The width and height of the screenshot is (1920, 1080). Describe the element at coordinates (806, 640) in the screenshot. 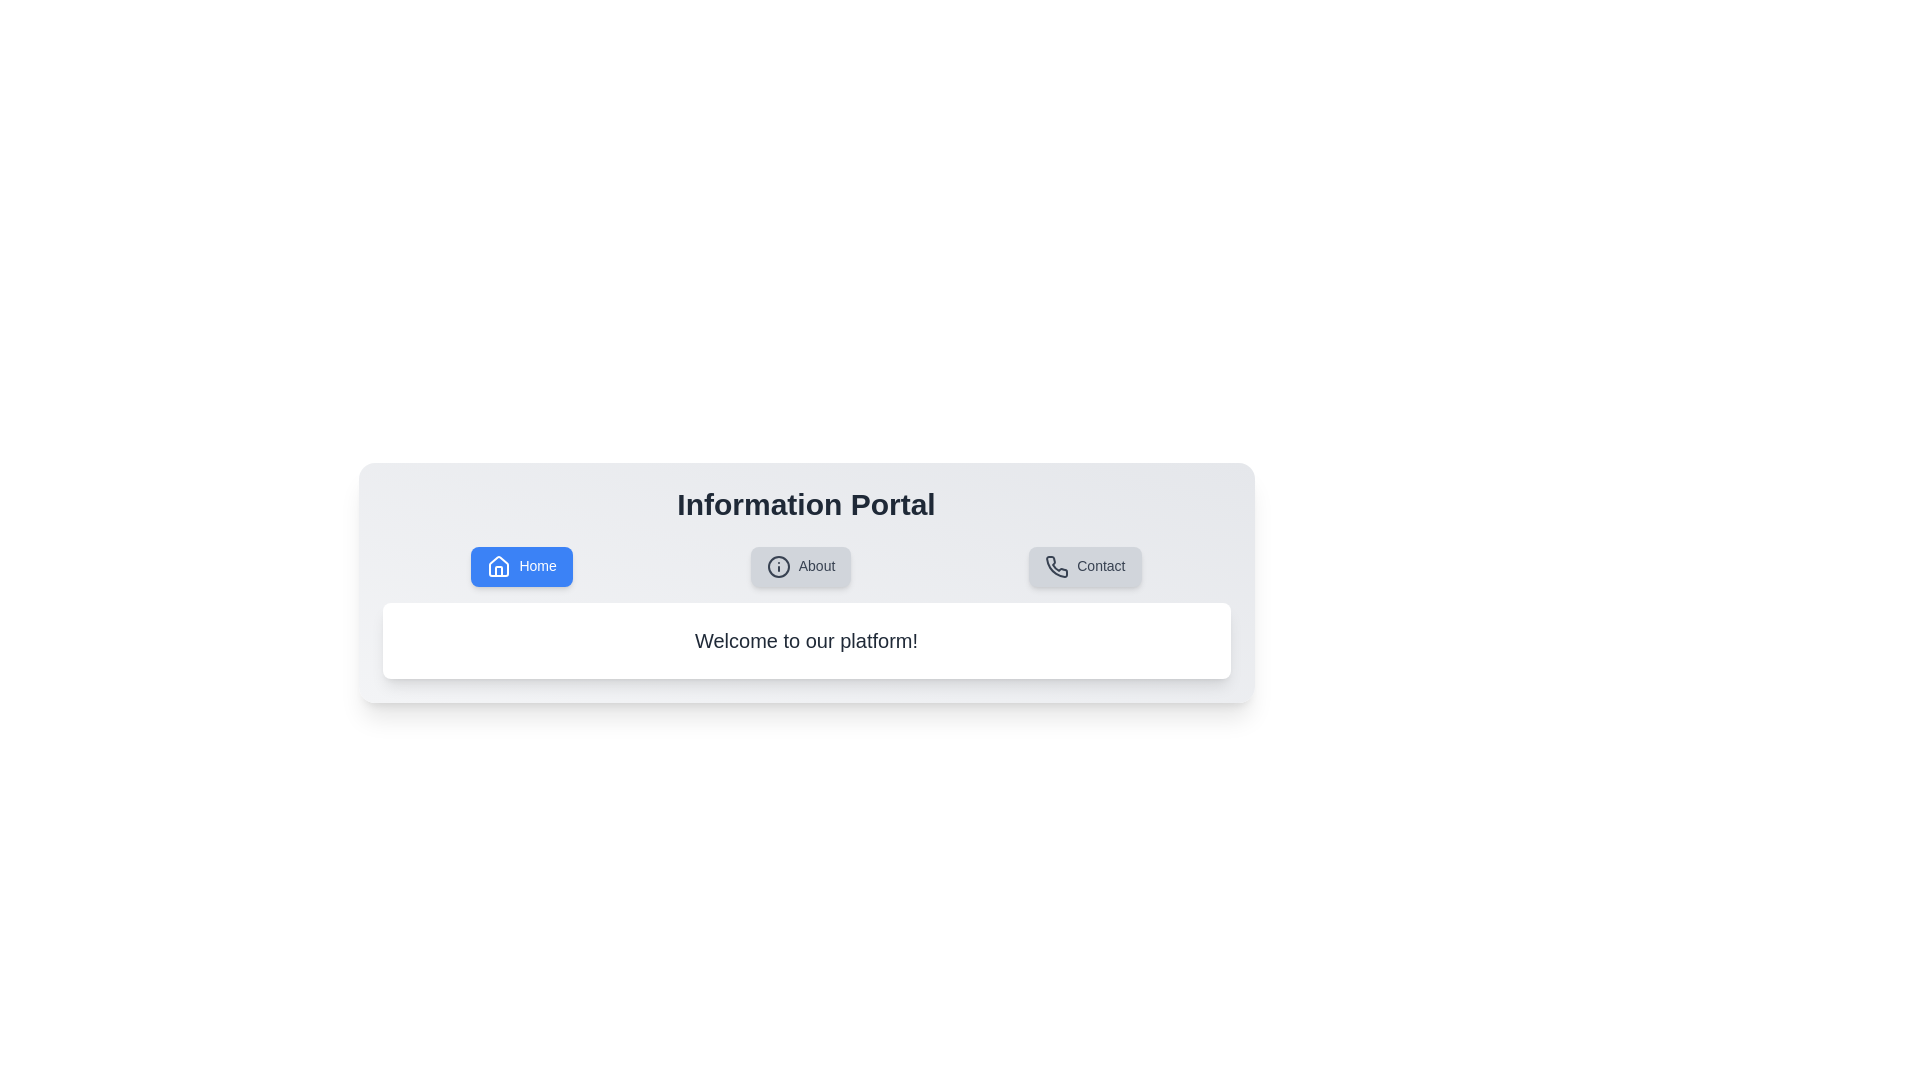

I see `the static text element that reads 'Welcome to our platform!' which is displayed in a large font style and centered alignment with a gray tone, located below the navigation tabs` at that location.